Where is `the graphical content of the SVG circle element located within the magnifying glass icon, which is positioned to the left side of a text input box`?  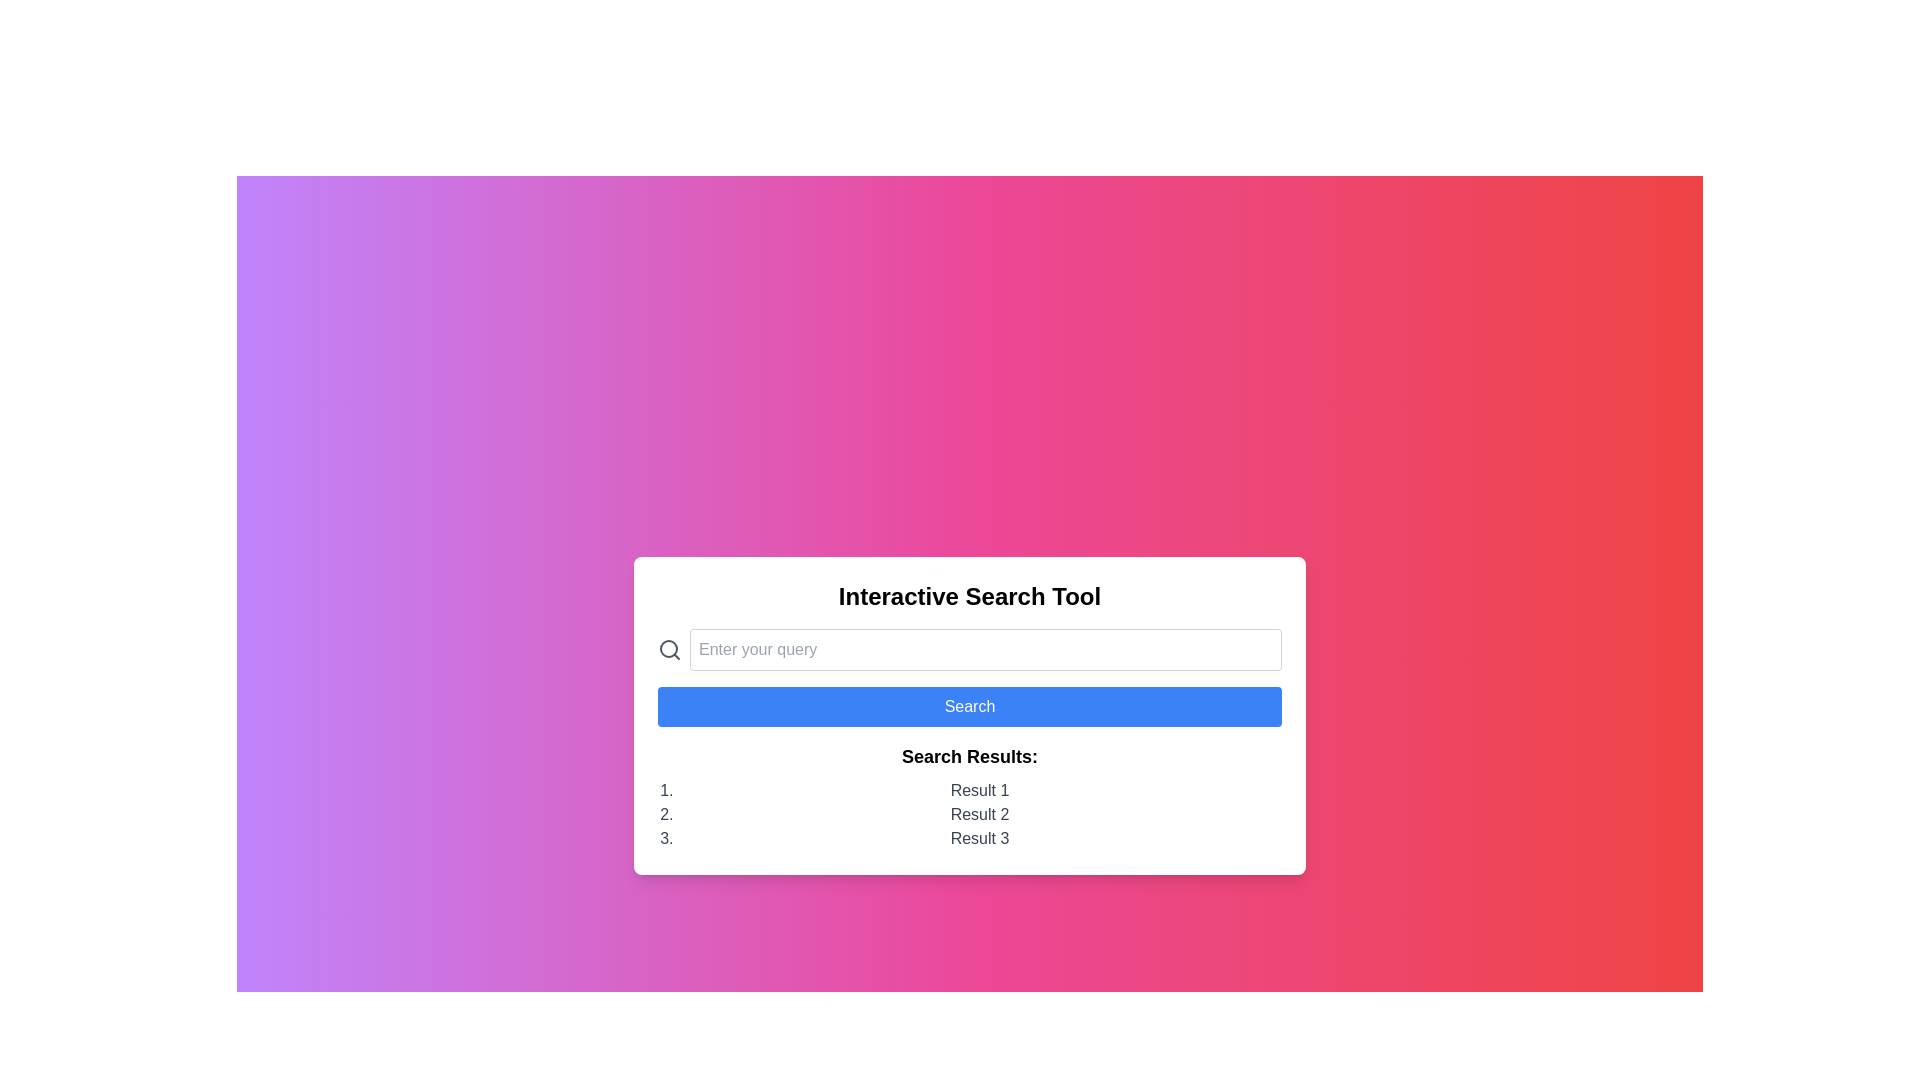 the graphical content of the SVG circle element located within the magnifying glass icon, which is positioned to the left side of a text input box is located at coordinates (668, 648).